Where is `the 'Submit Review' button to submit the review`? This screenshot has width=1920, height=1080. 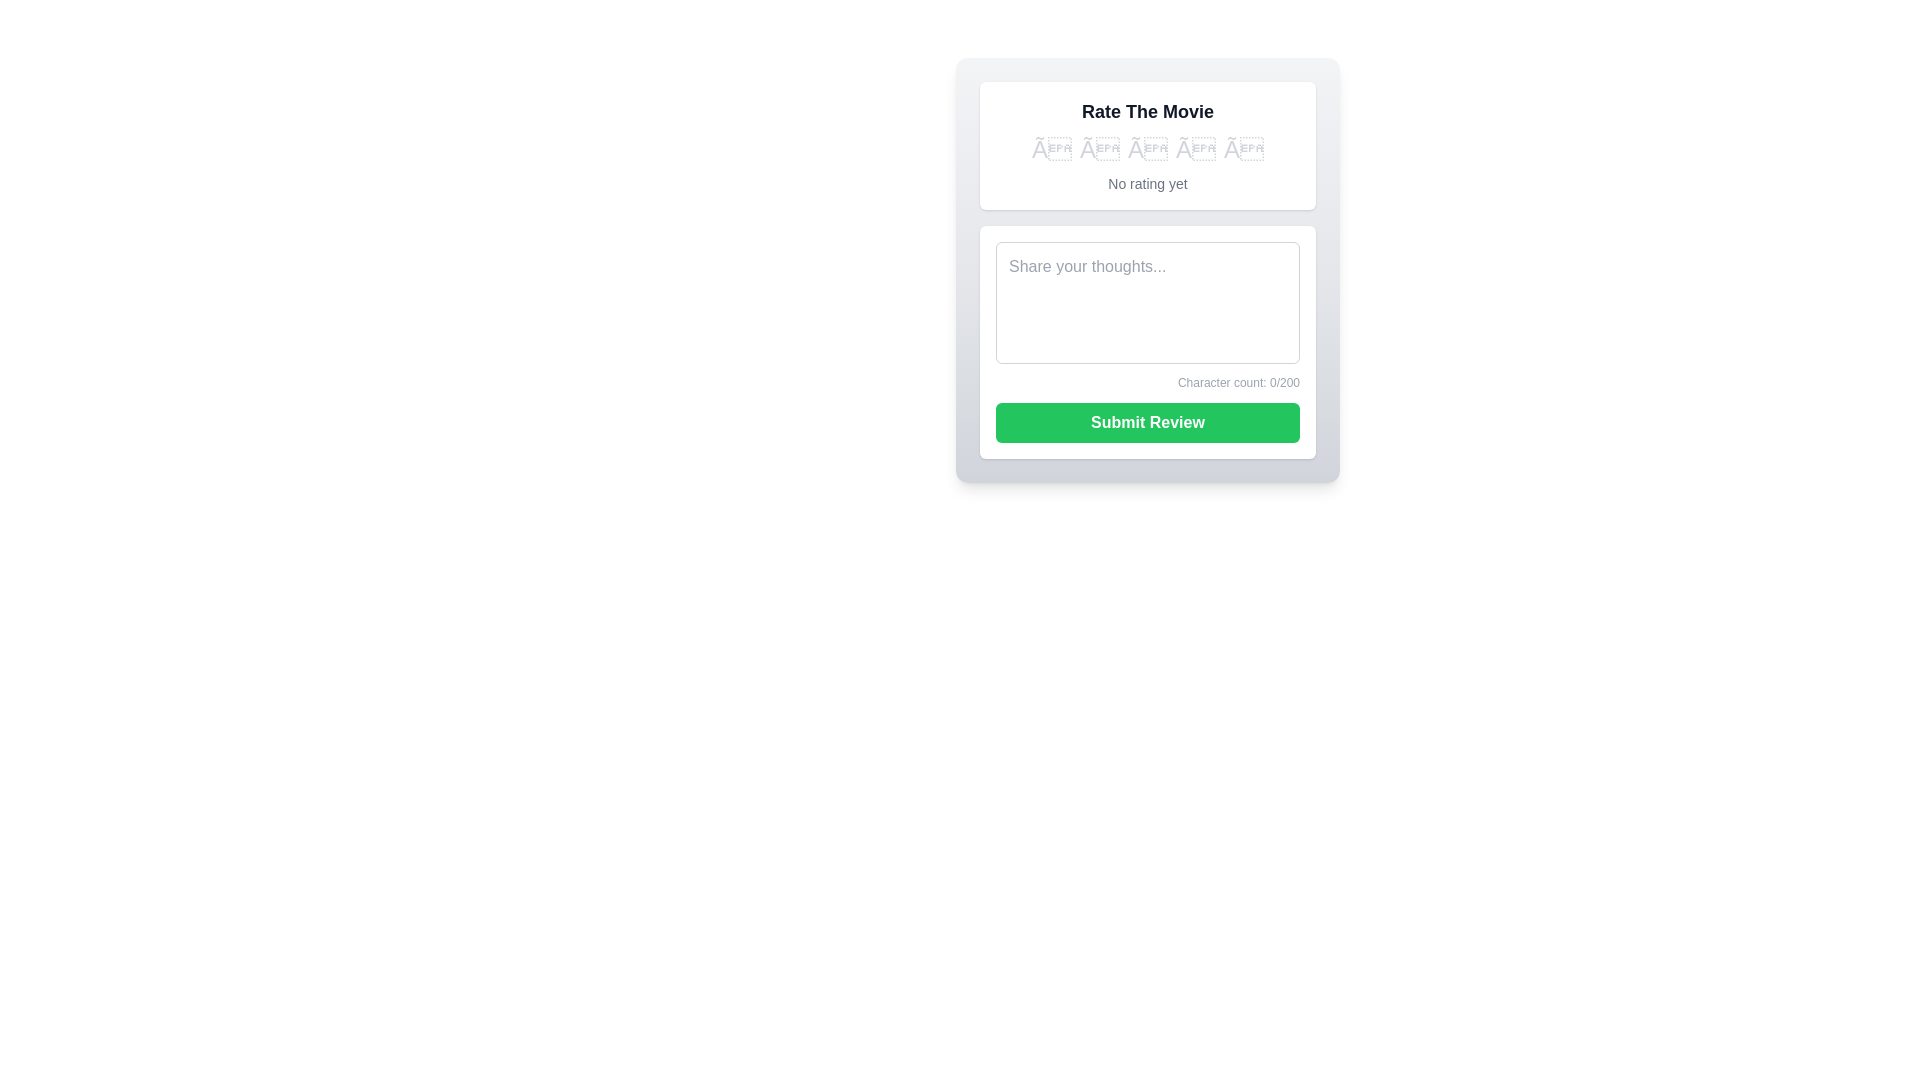 the 'Submit Review' button to submit the review is located at coordinates (1147, 422).